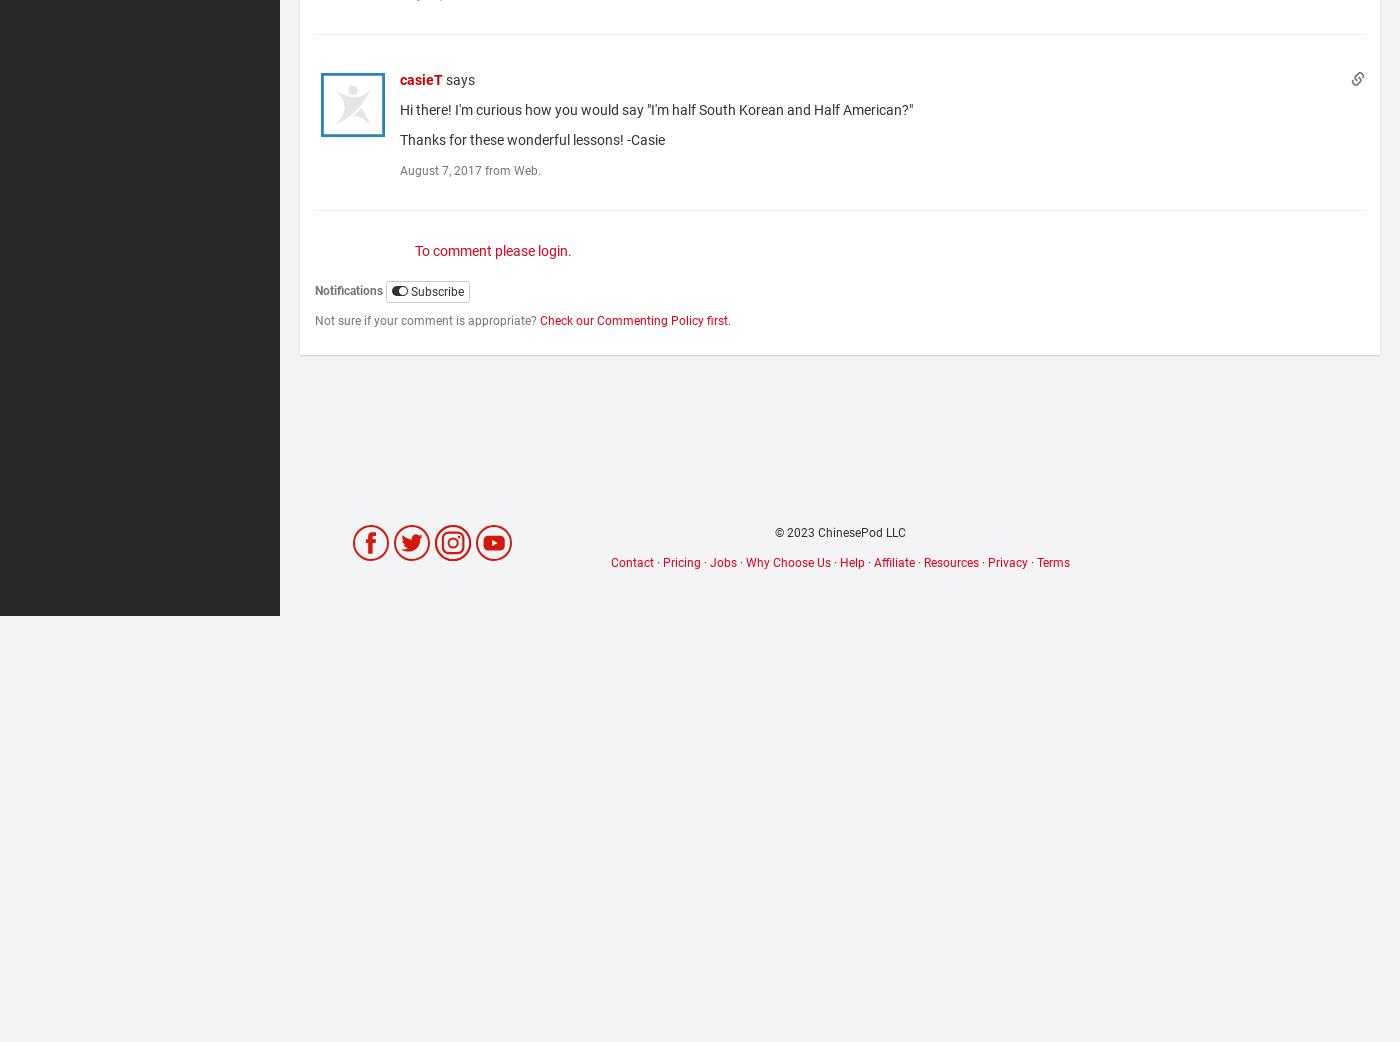 The height and width of the screenshot is (1042, 1400). Describe the element at coordinates (658, 110) in the screenshot. I see `'Hi there! I'm curious how you would say "I'm half South Korean and Half American?"'` at that location.